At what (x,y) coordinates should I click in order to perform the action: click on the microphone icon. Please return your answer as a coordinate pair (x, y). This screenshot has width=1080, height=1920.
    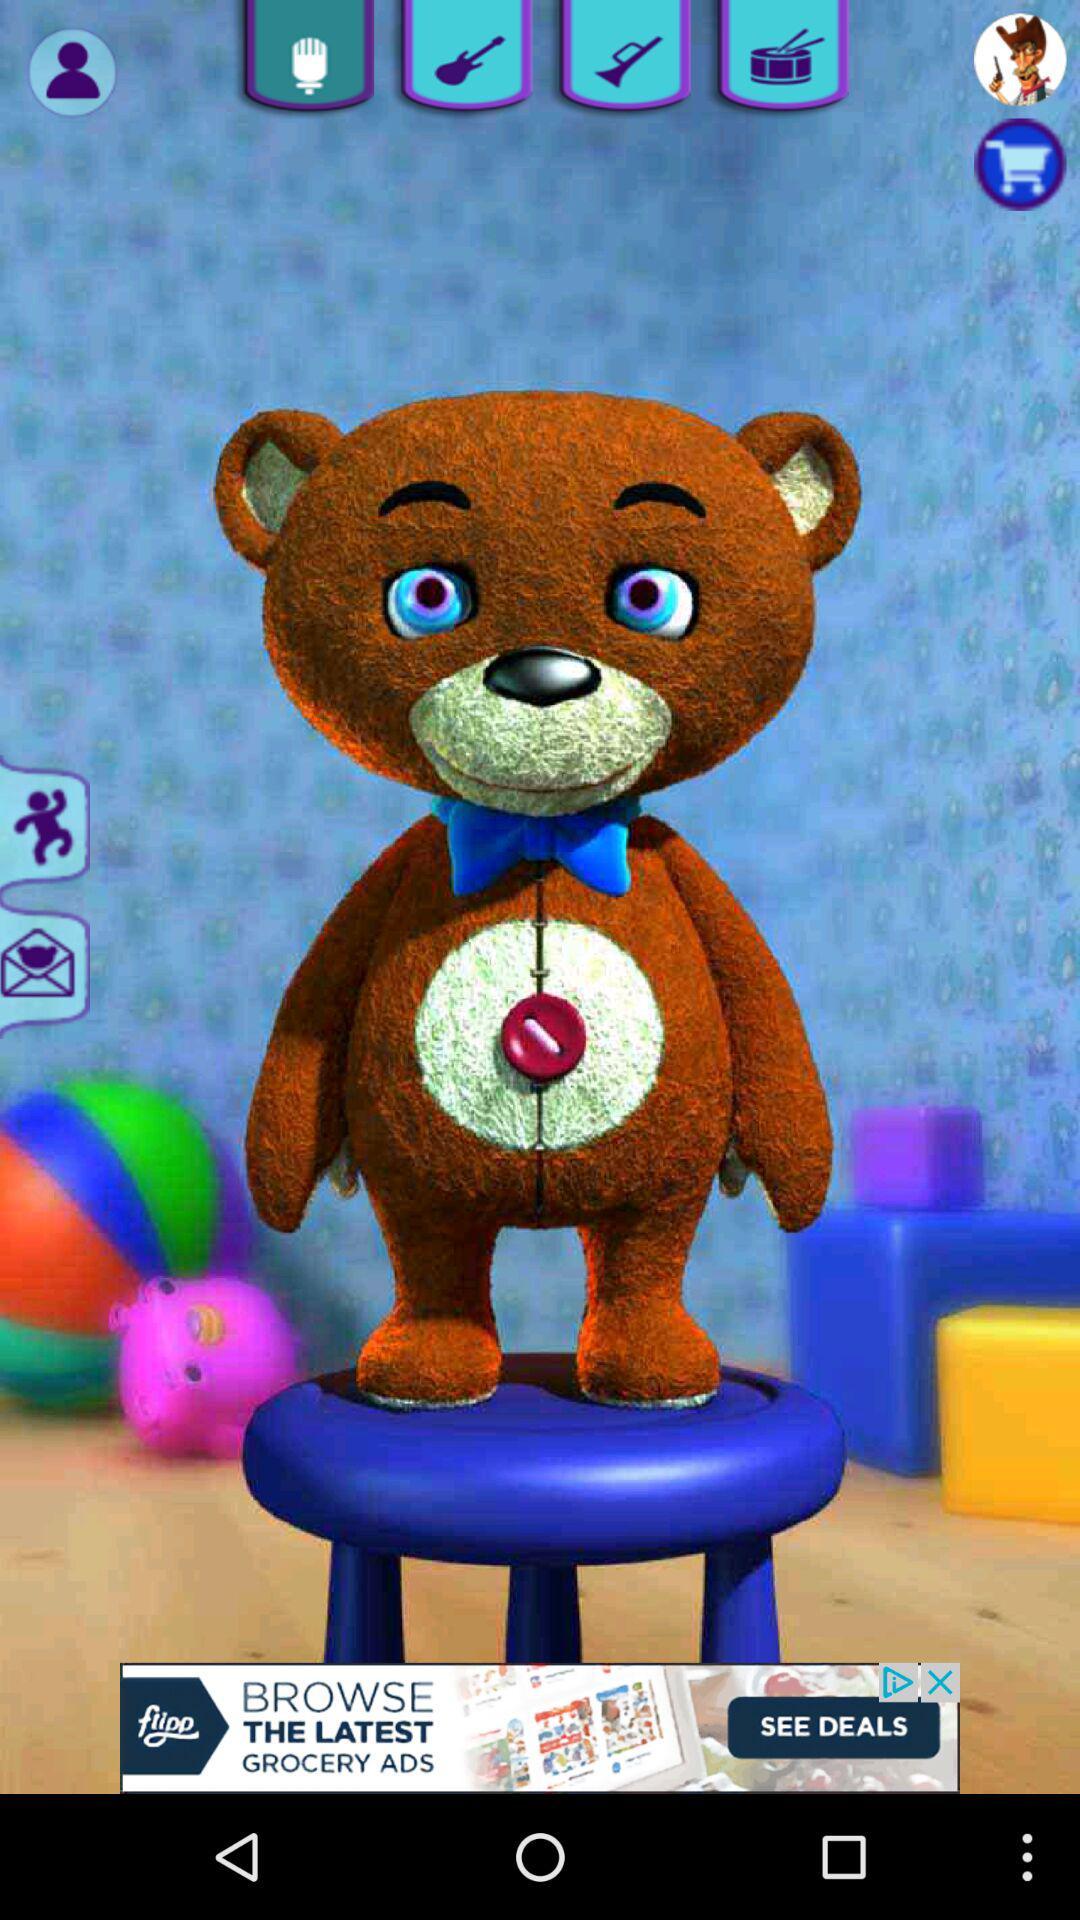
    Looking at the image, I should click on (301, 63).